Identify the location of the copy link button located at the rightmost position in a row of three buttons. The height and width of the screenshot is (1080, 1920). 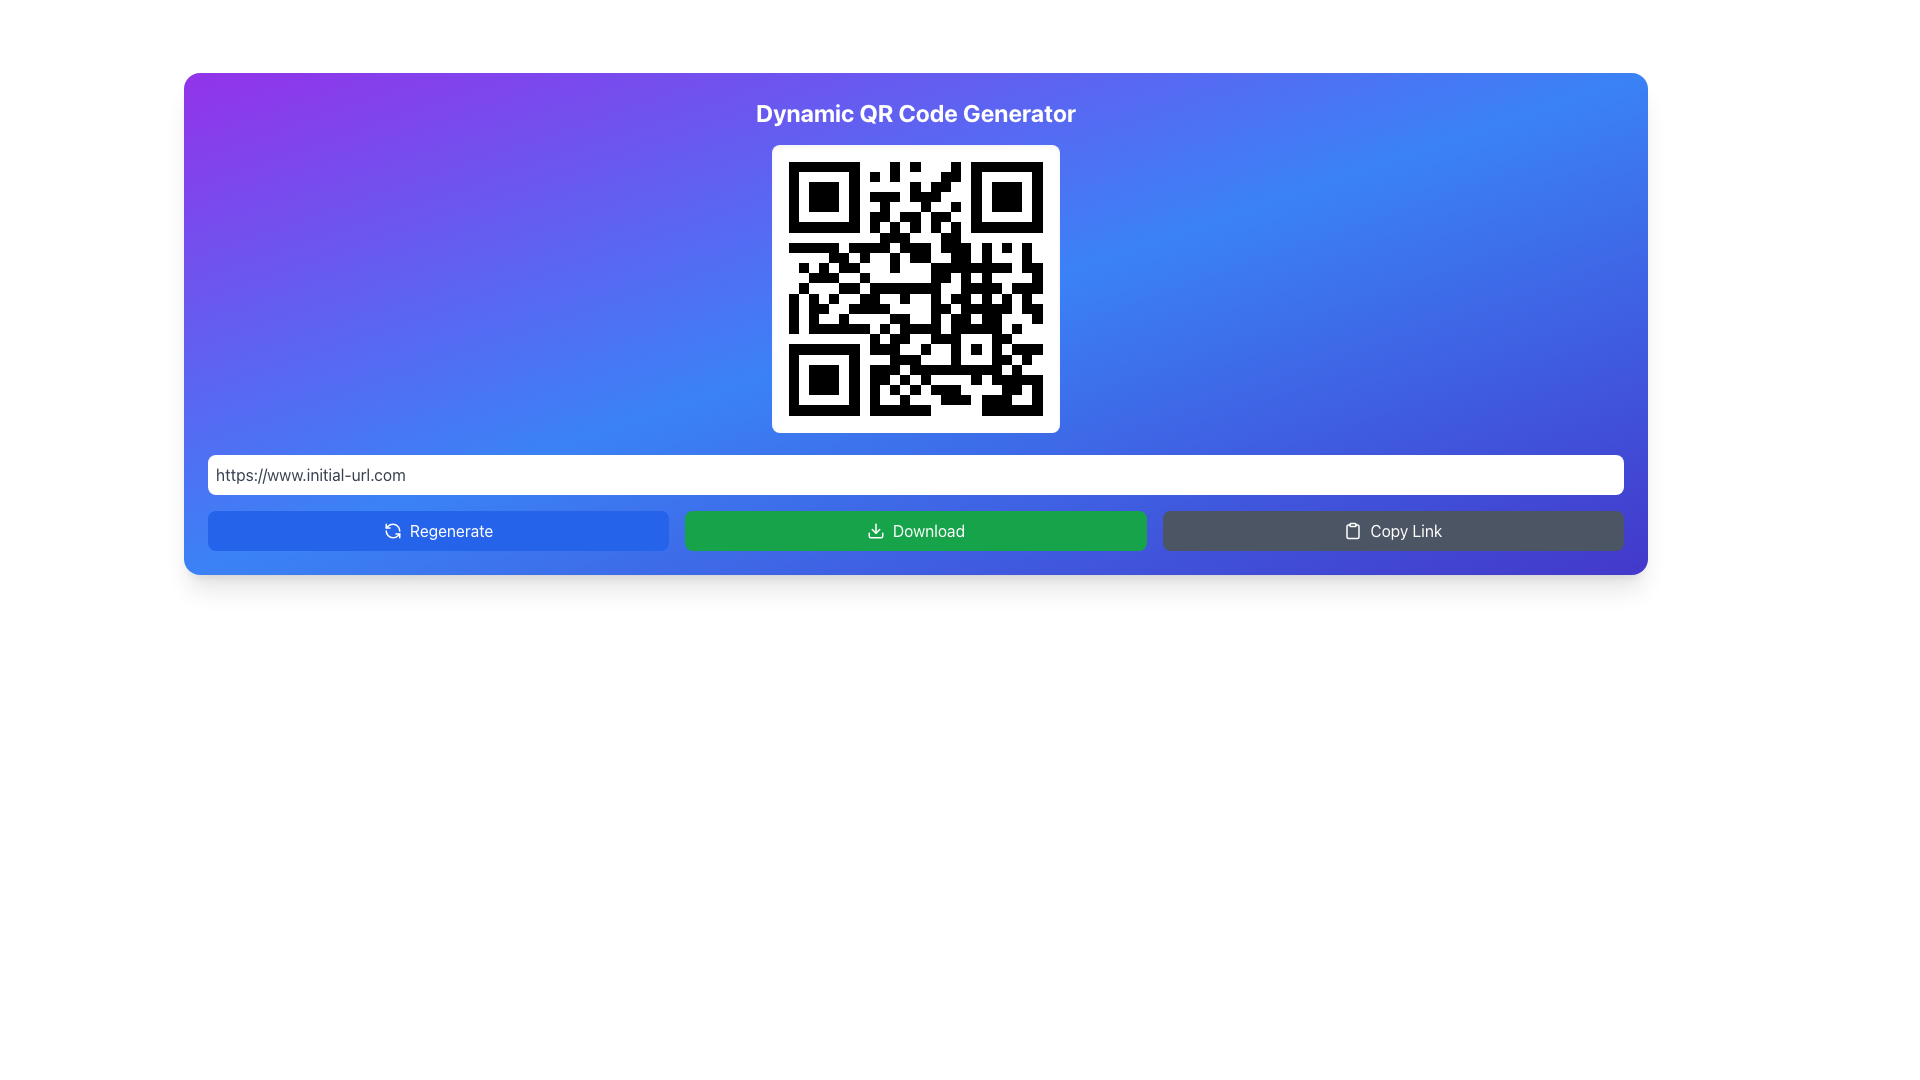
(1392, 530).